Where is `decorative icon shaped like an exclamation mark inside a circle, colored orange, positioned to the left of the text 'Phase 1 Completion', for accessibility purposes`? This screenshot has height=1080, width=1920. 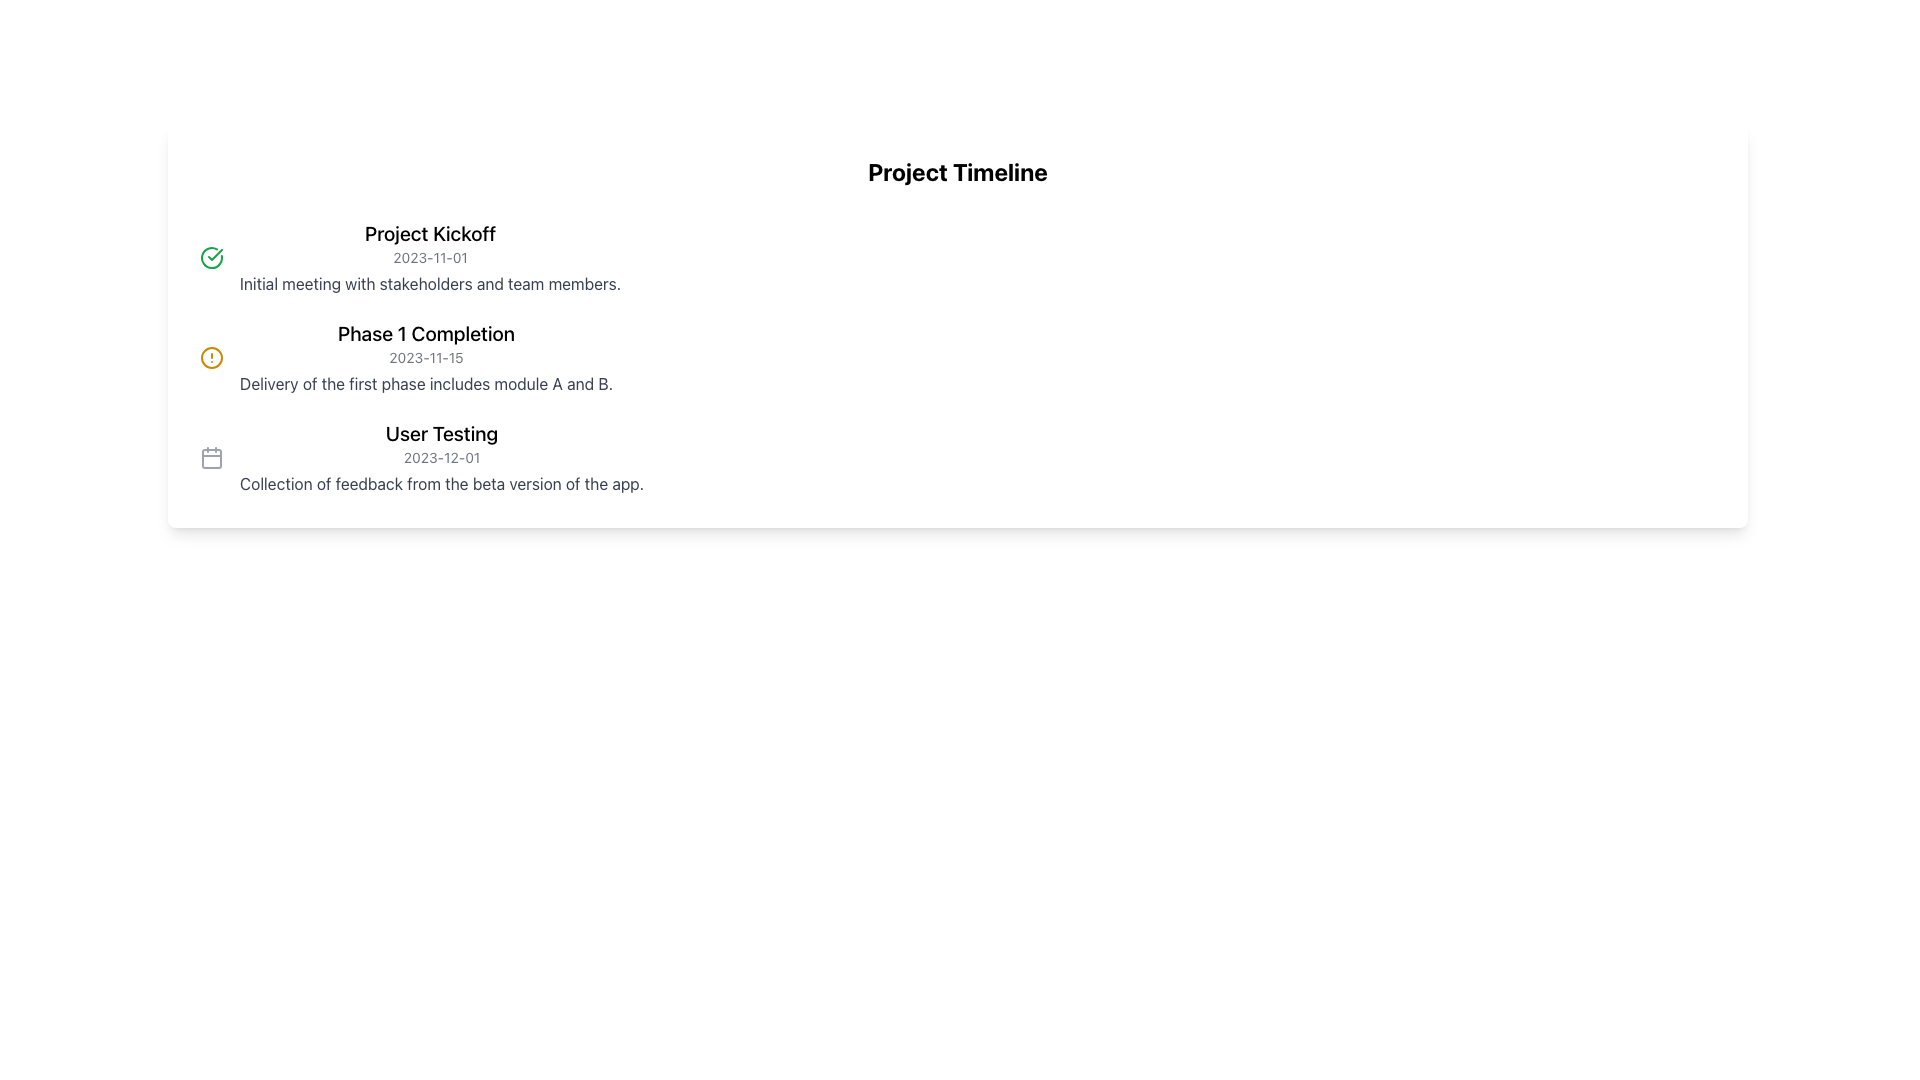 decorative icon shaped like an exclamation mark inside a circle, colored orange, positioned to the left of the text 'Phase 1 Completion', for accessibility purposes is located at coordinates (211, 357).